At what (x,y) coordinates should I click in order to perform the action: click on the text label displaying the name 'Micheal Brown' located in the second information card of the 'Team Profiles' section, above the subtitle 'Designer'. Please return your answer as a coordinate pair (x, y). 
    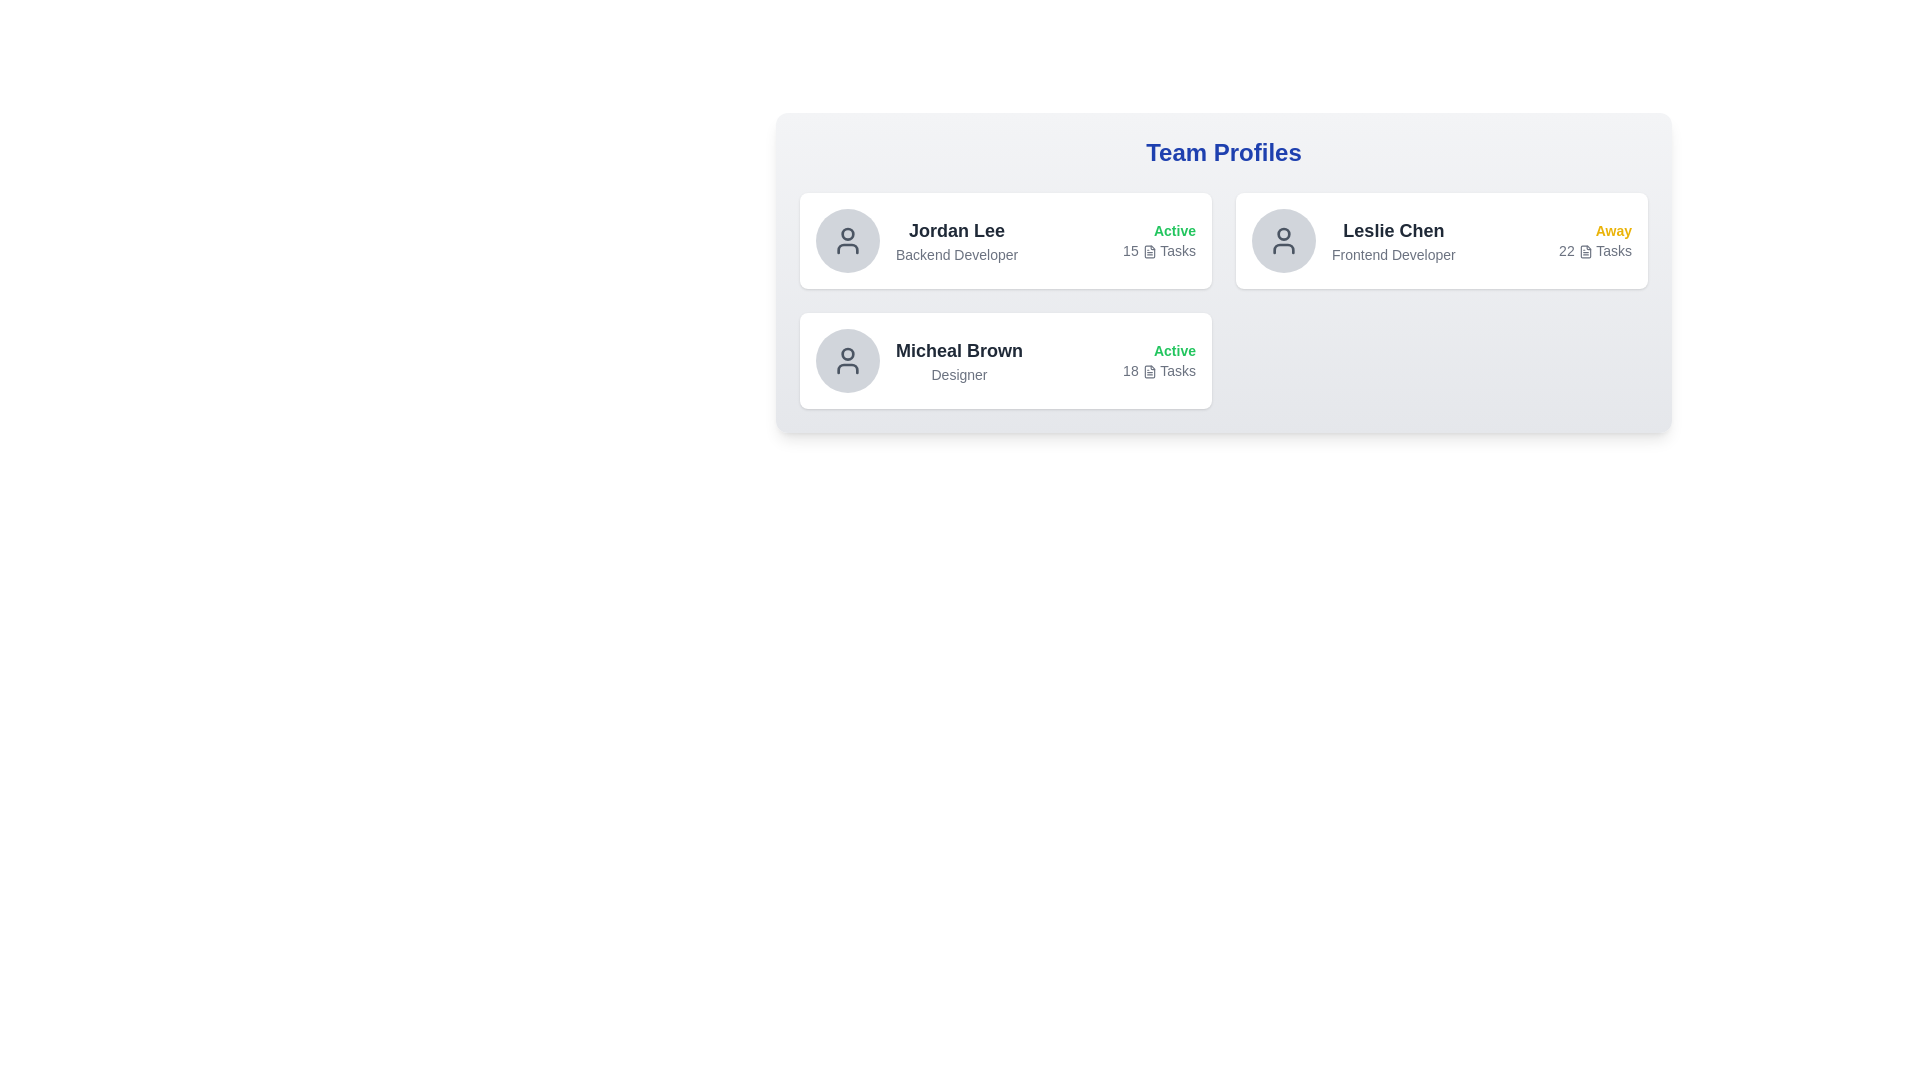
    Looking at the image, I should click on (958, 350).